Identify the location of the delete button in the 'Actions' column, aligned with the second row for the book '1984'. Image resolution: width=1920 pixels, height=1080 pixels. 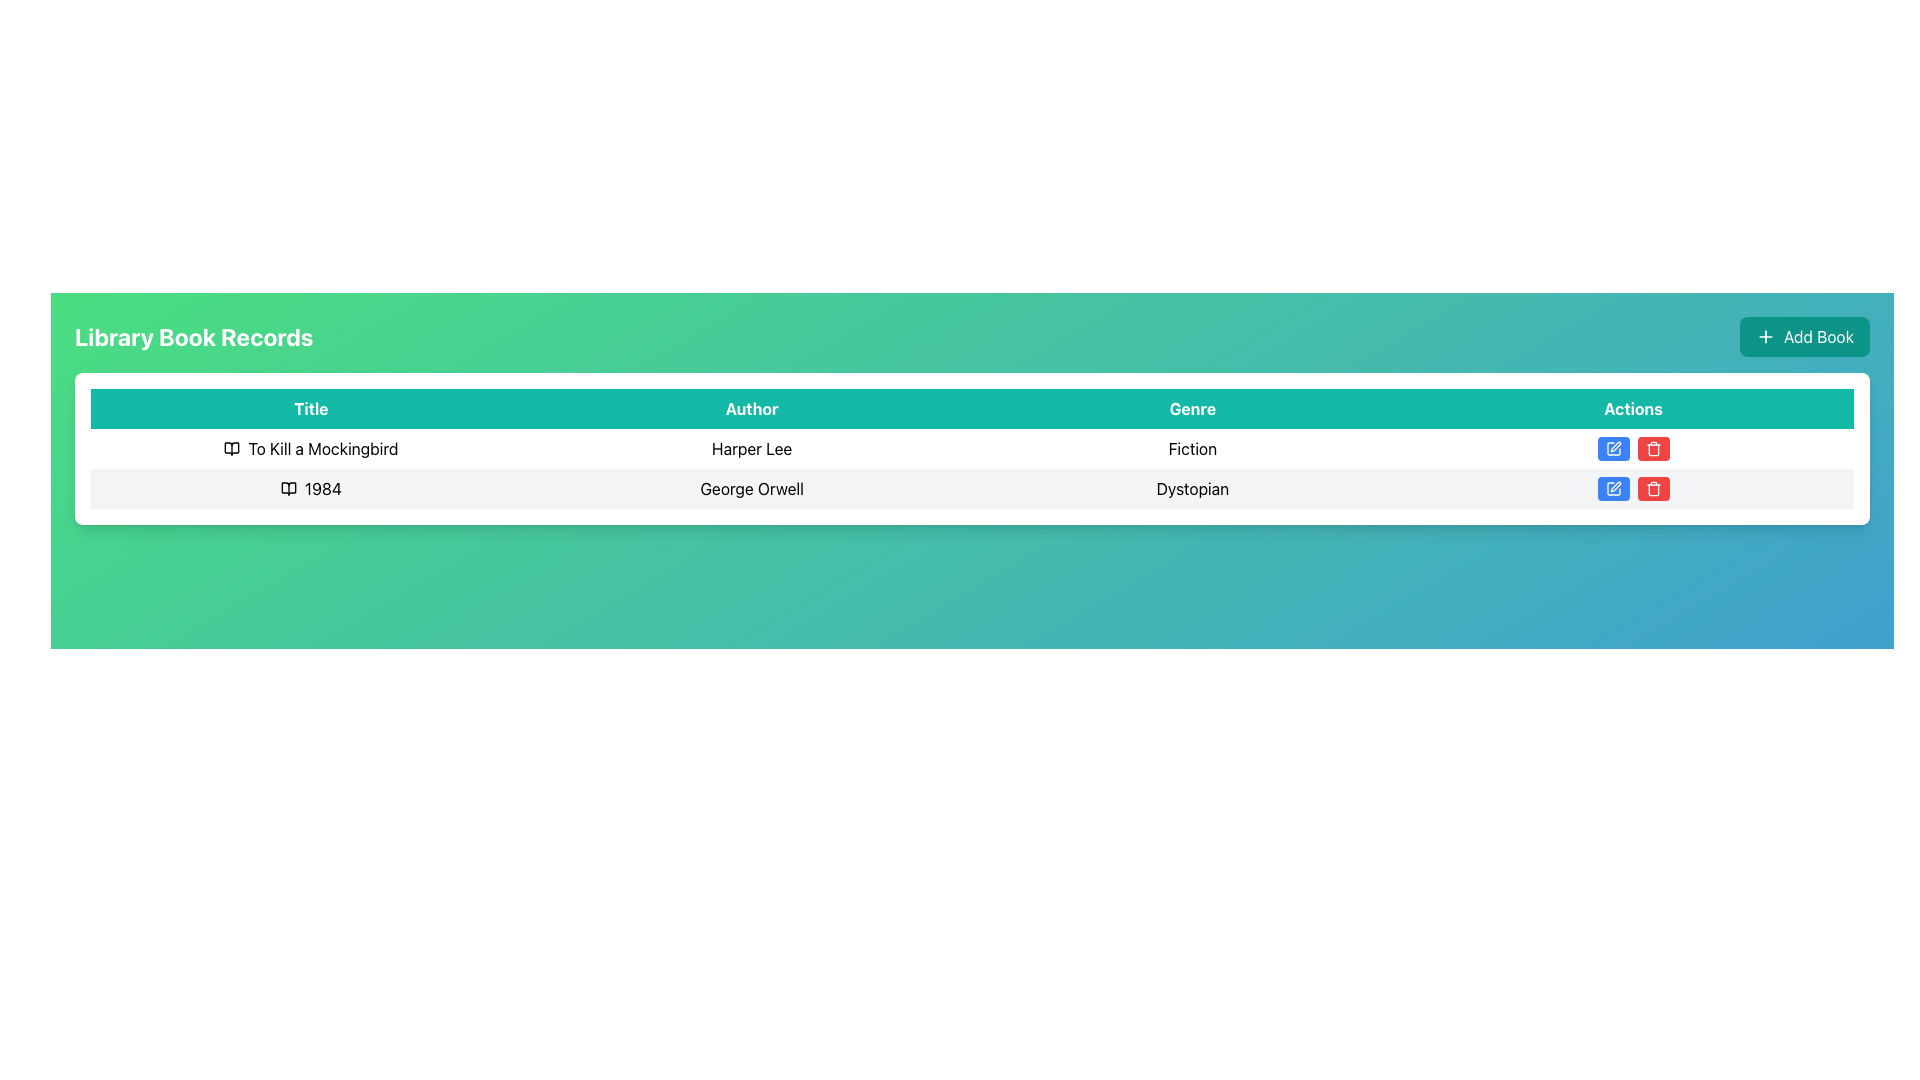
(1653, 489).